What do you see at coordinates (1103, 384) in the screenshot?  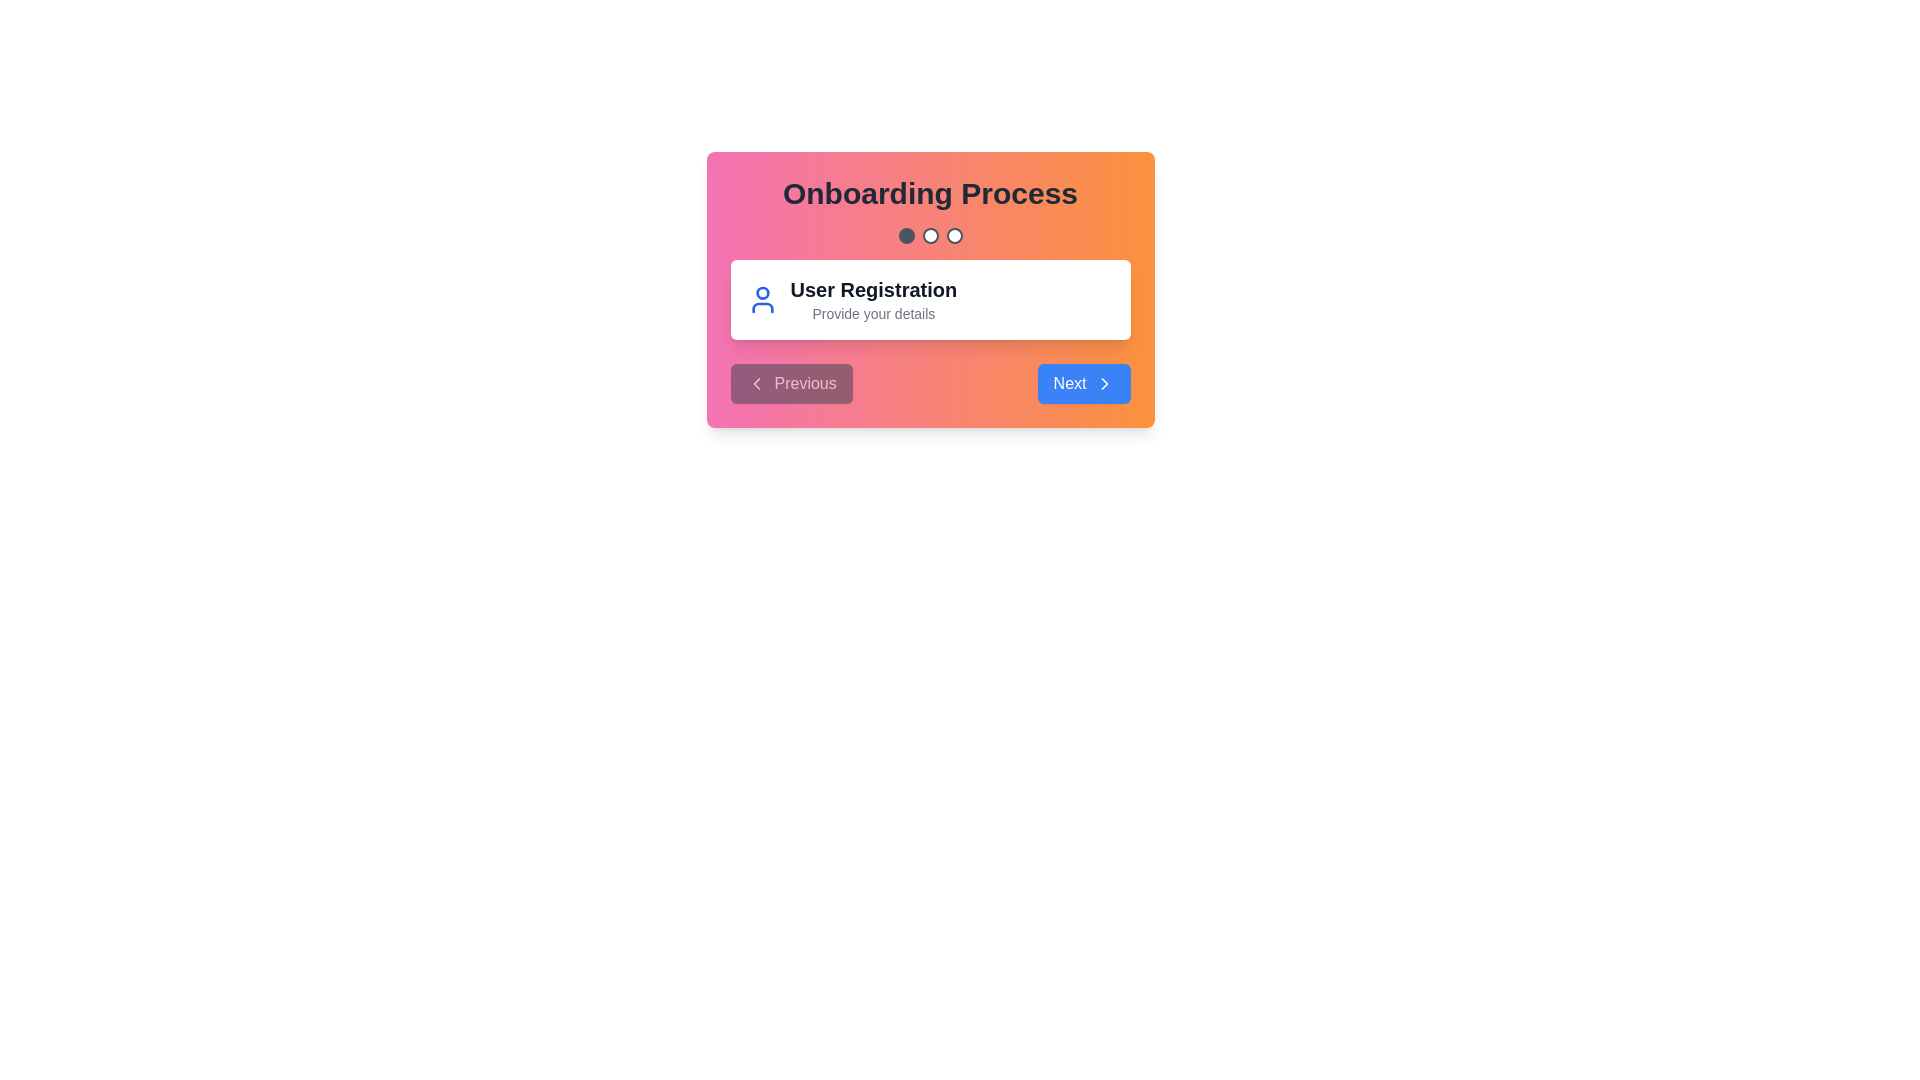 I see `the chevron-shaped icon that is part of the 'Next' button` at bounding box center [1103, 384].